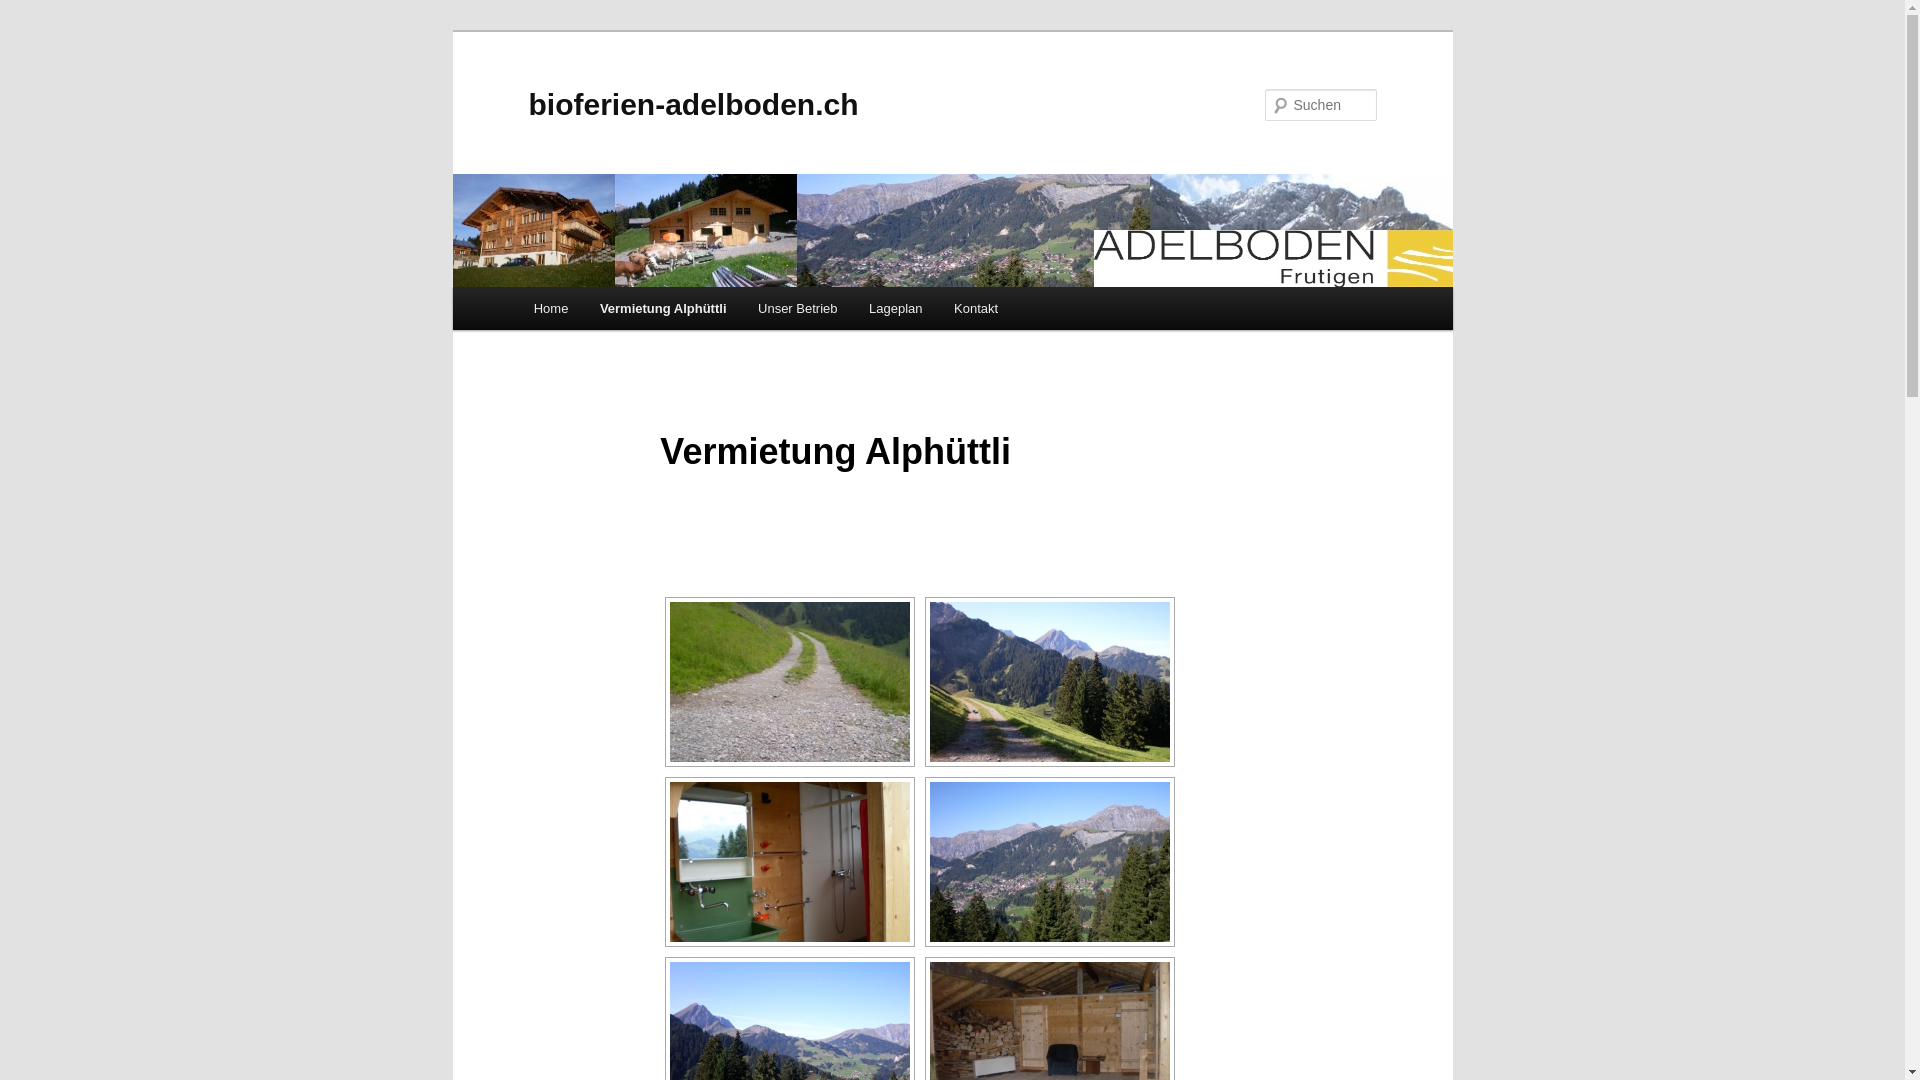  I want to click on 'Kontakt', so click(975, 308).